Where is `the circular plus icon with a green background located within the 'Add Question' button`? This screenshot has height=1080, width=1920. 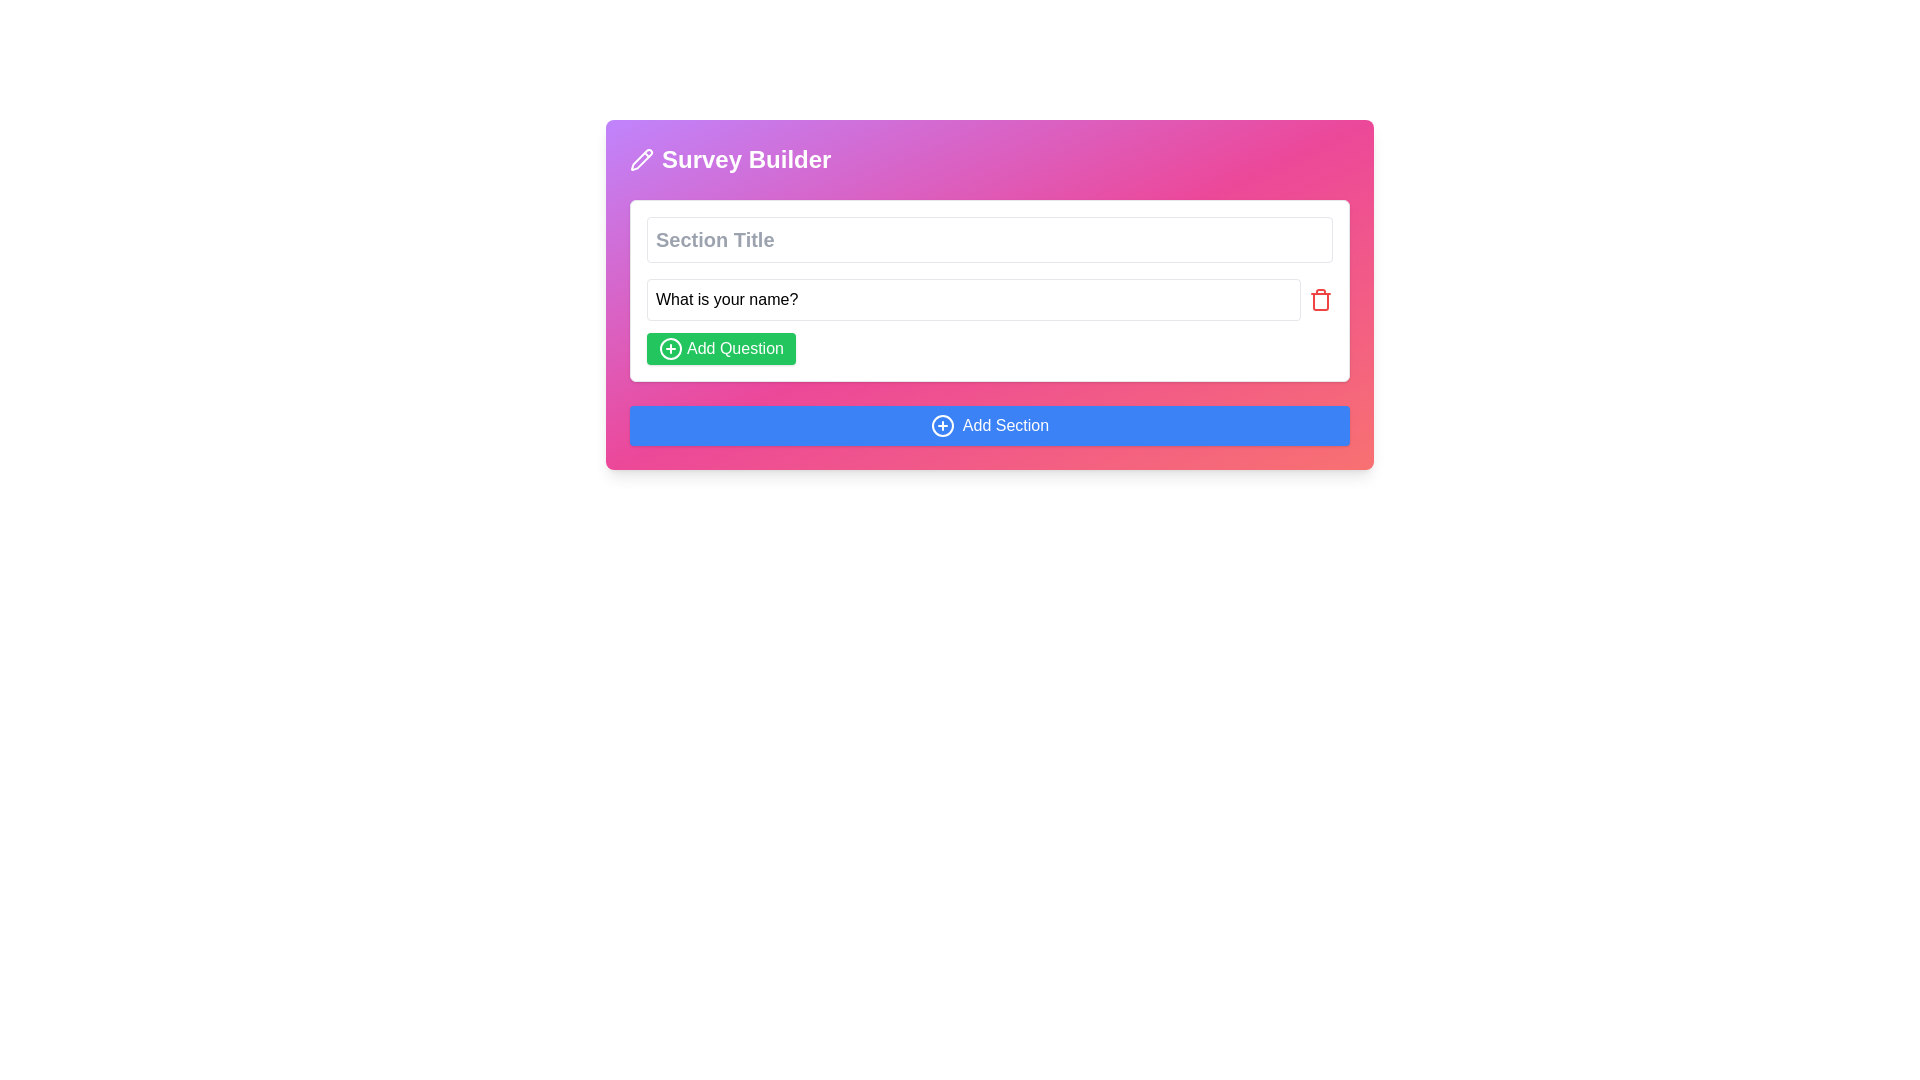
the circular plus icon with a green background located within the 'Add Question' button is located at coordinates (671, 347).